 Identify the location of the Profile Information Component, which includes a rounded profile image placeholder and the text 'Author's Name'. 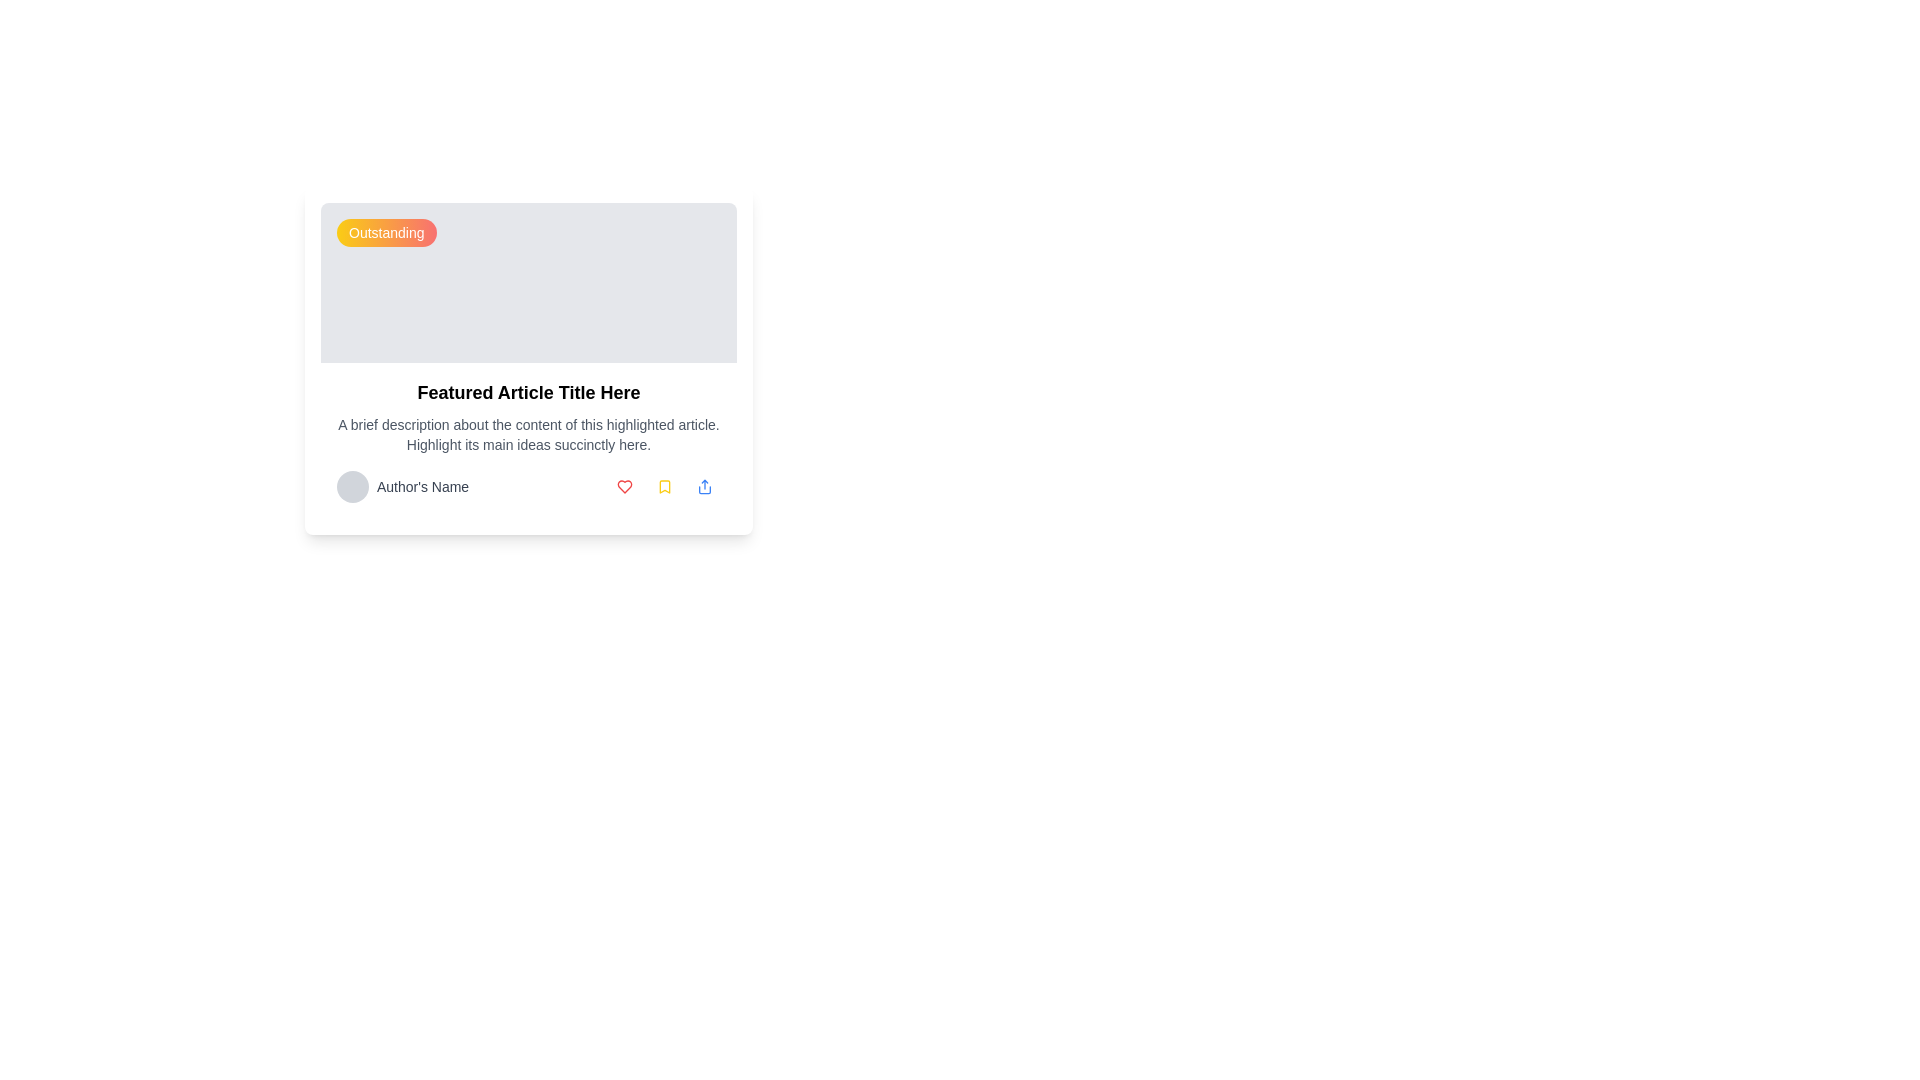
(402, 486).